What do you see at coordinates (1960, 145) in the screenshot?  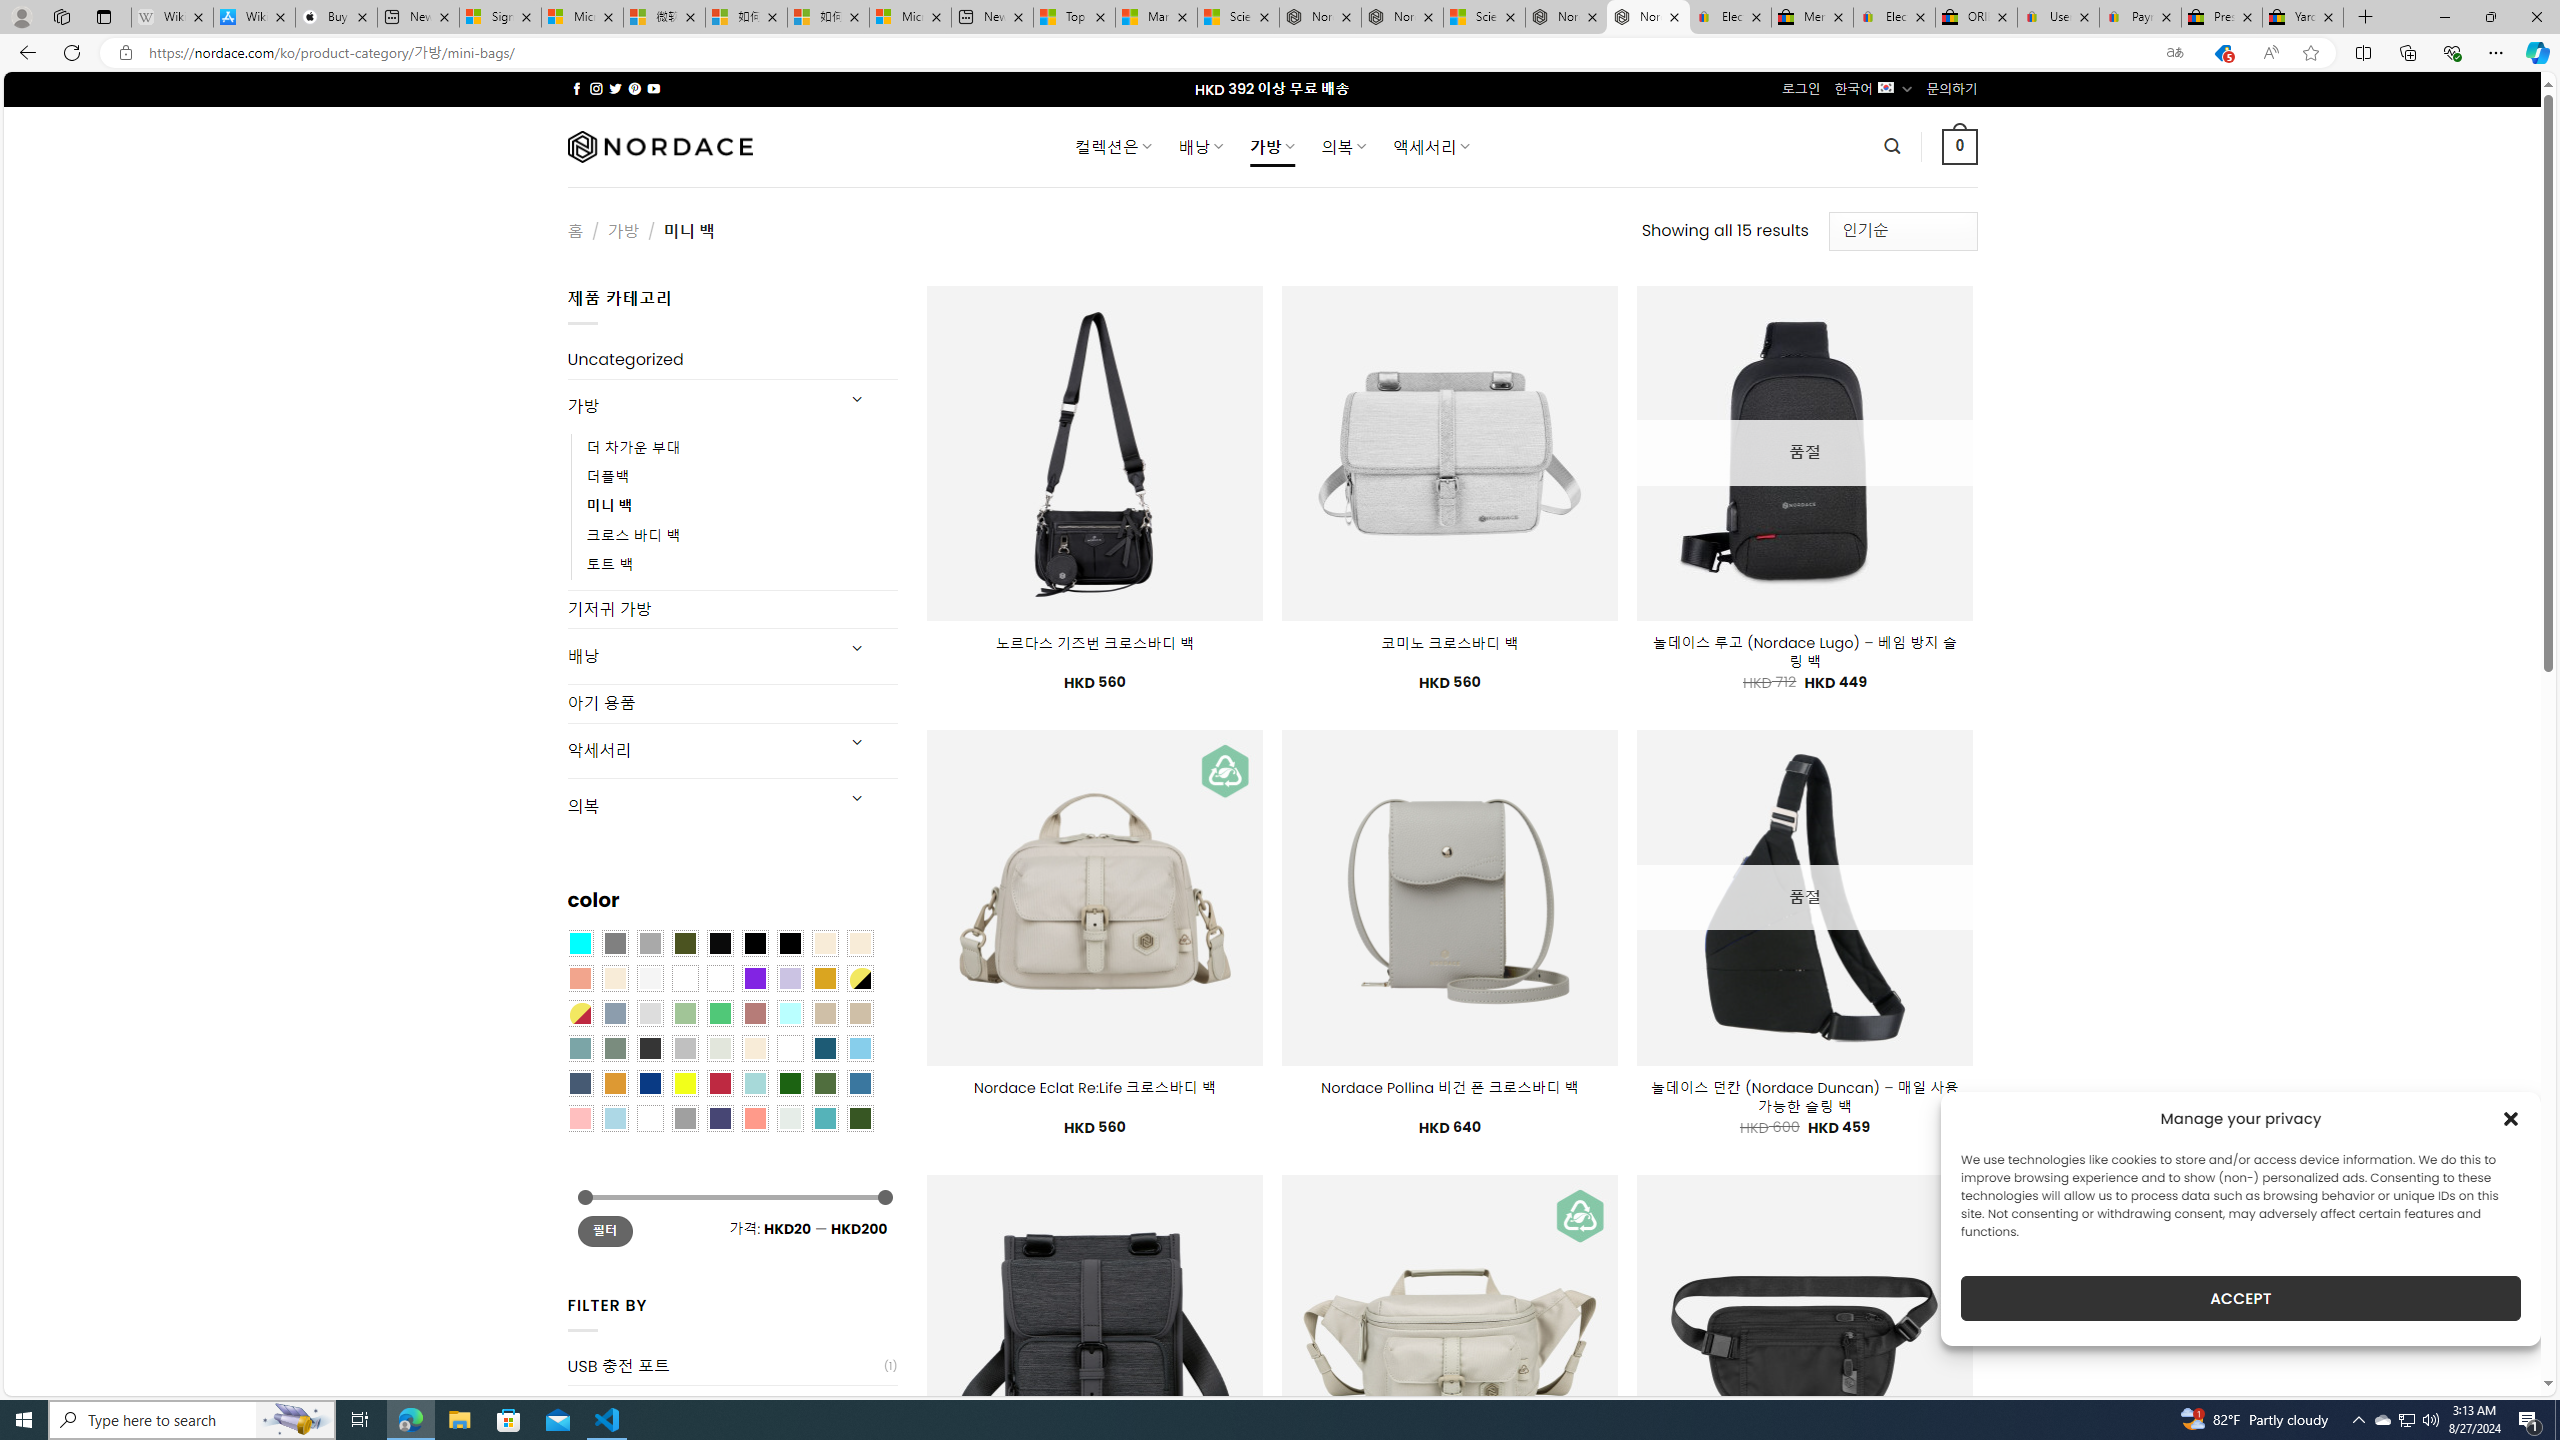 I see `' 0 '` at bounding box center [1960, 145].